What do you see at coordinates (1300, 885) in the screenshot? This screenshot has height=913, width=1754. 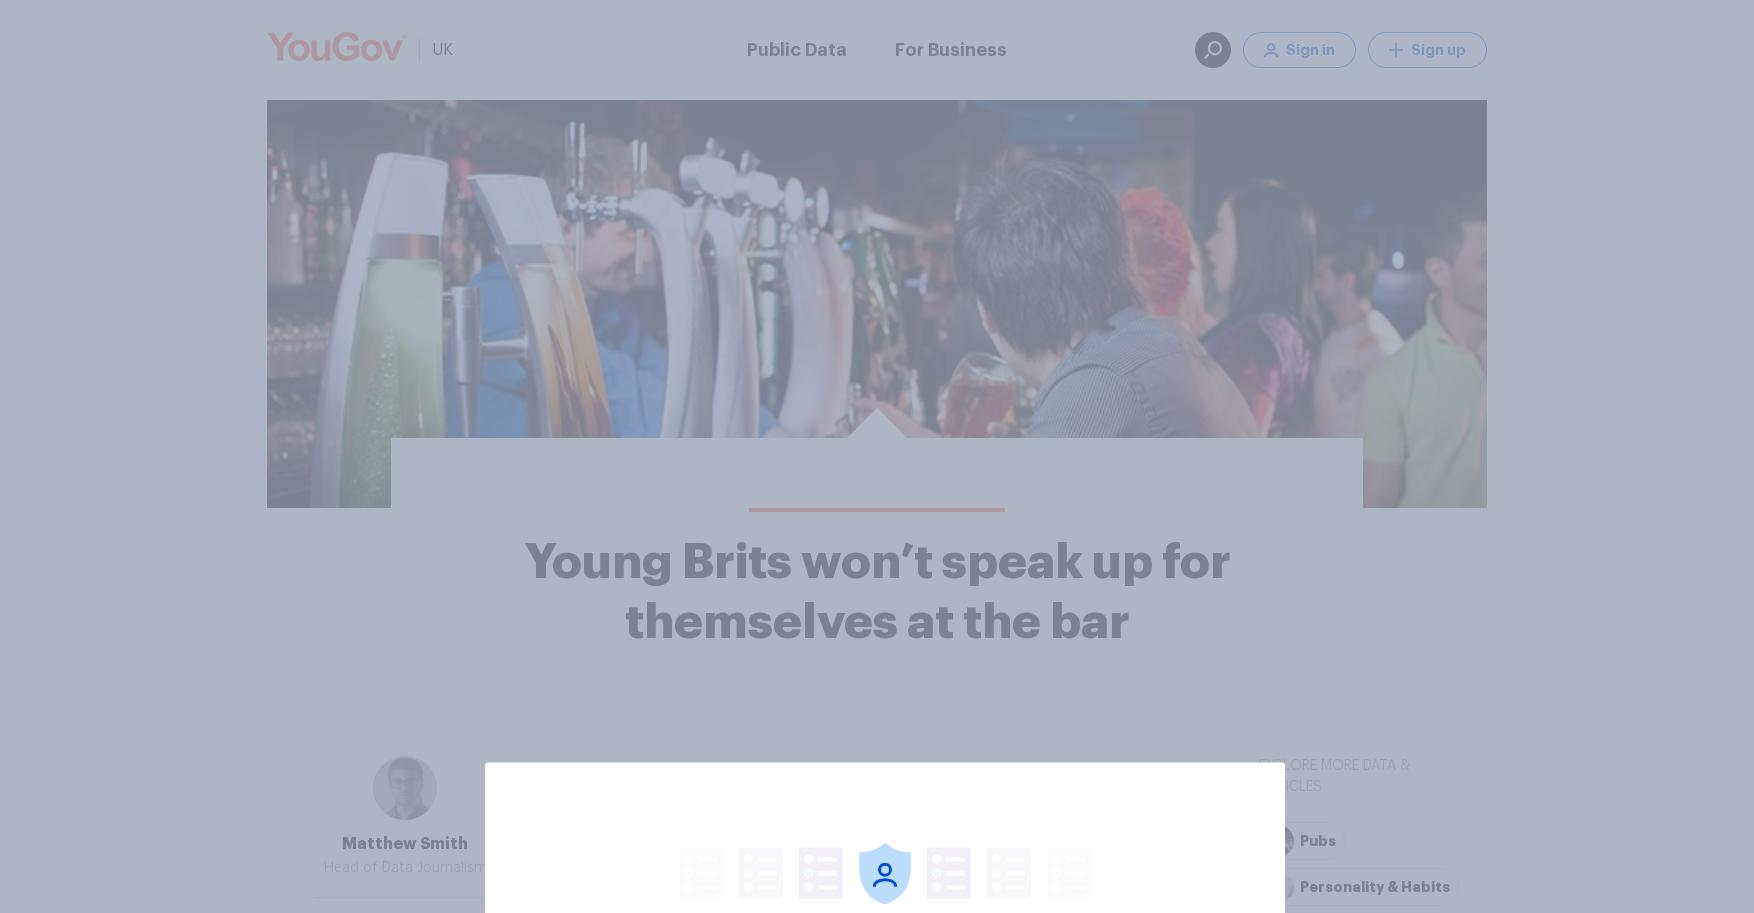 I see `'Personality & Habits'` at bounding box center [1300, 885].